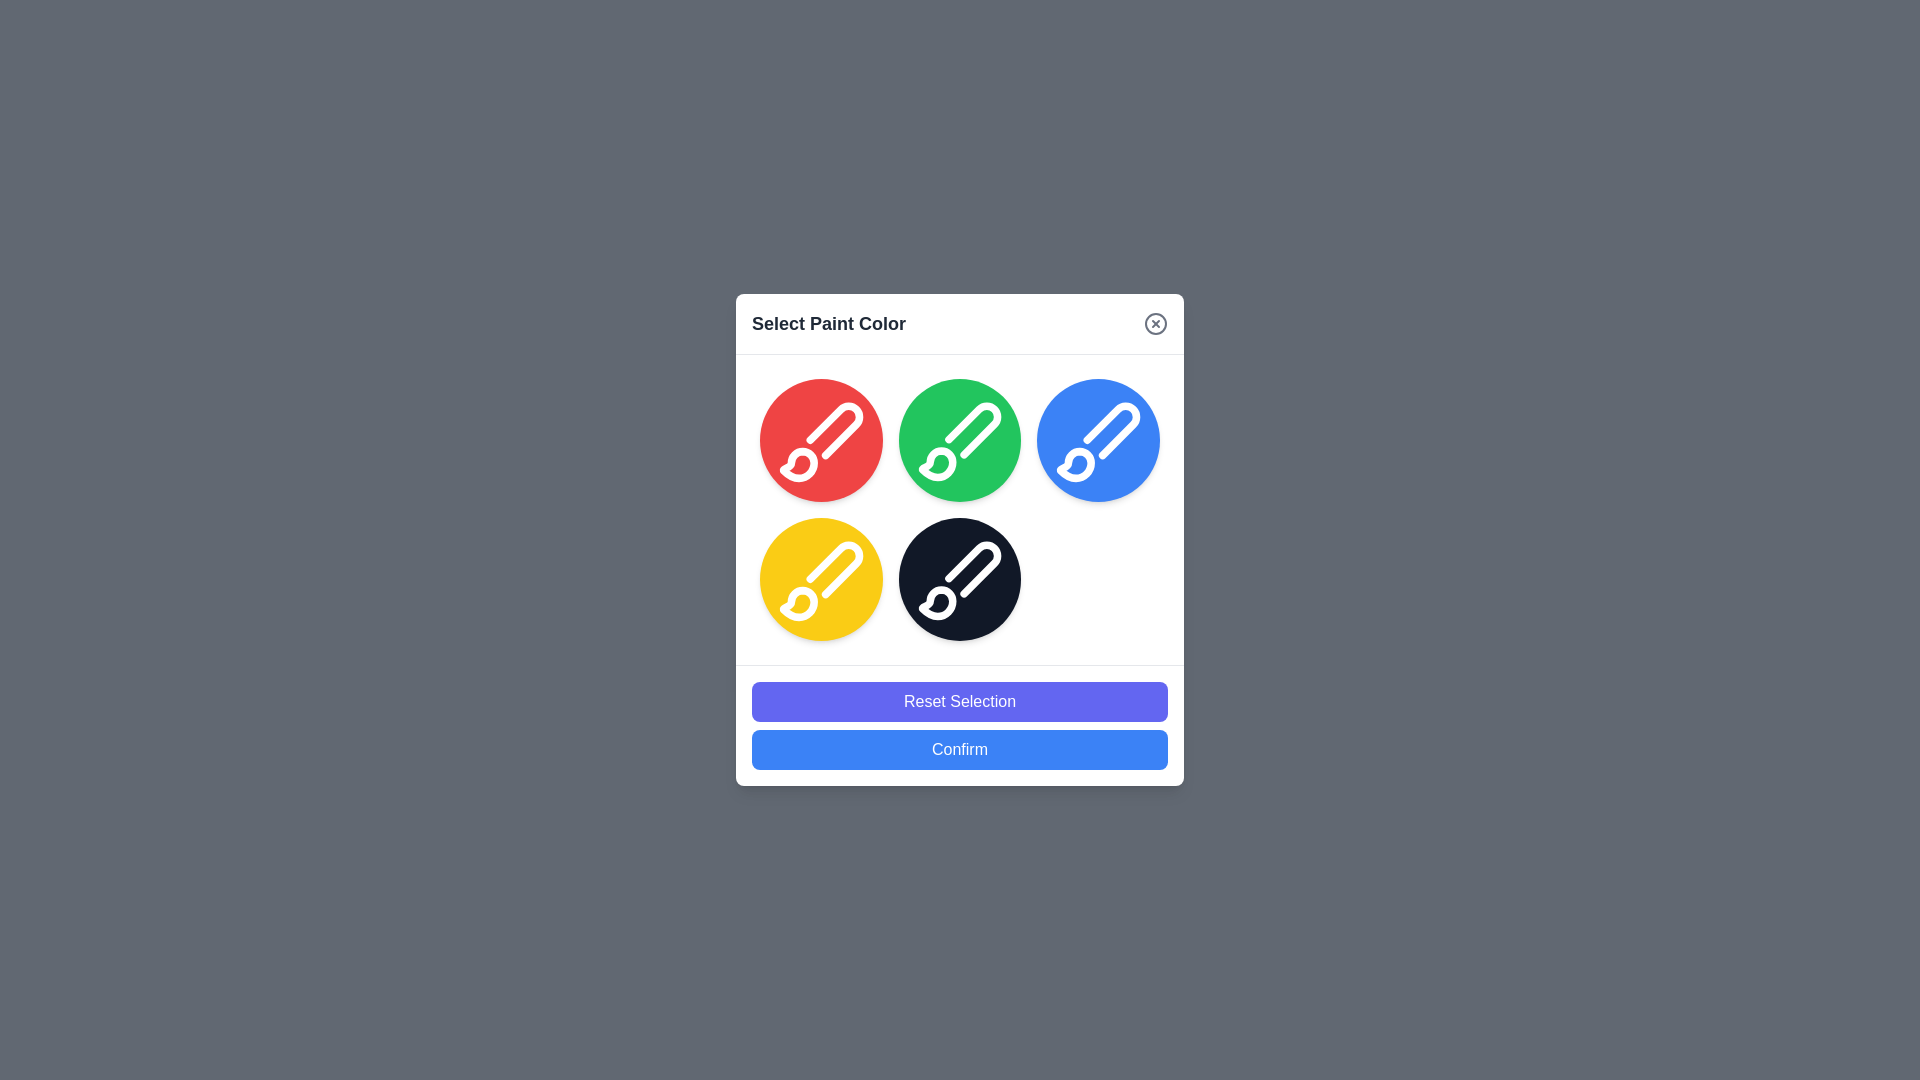  What do you see at coordinates (960, 438) in the screenshot?
I see `the color circle corresponding to green` at bounding box center [960, 438].